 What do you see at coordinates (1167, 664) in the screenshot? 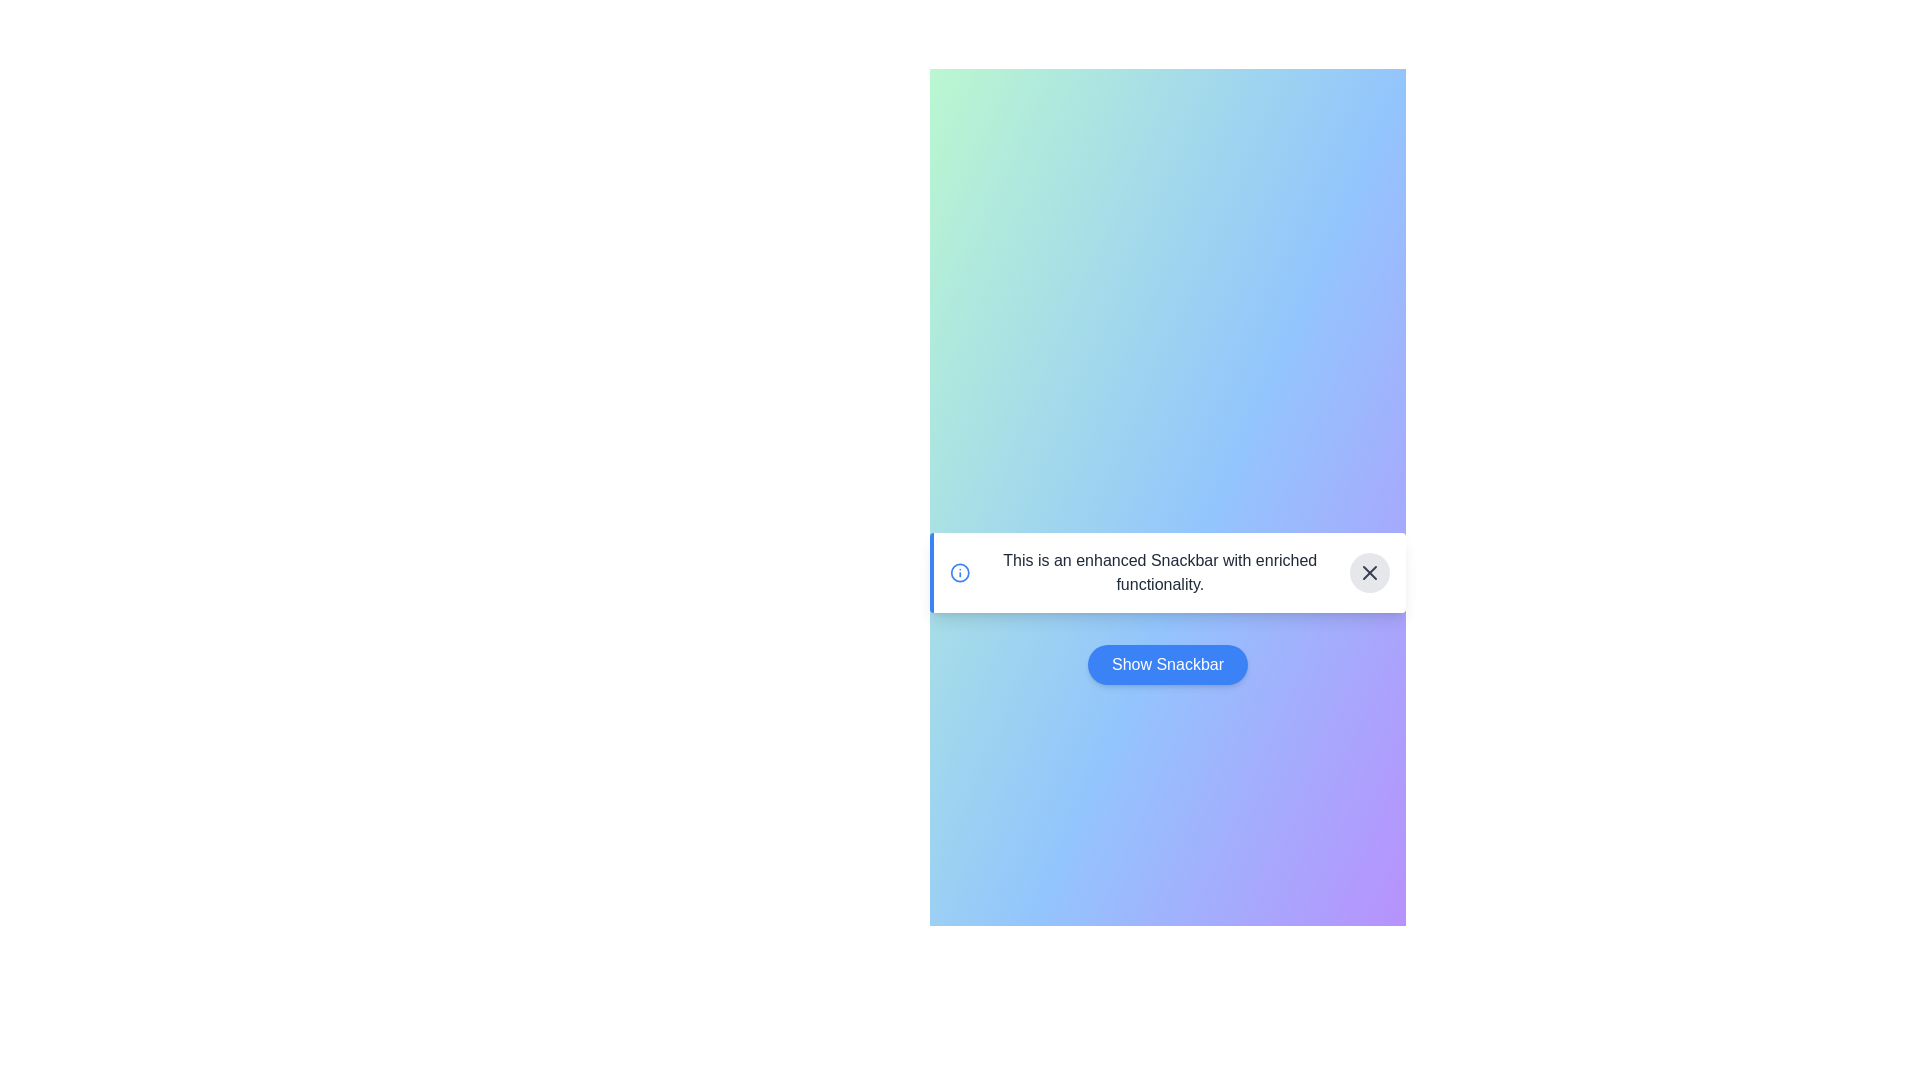
I see `the blue button labeled 'Show Snackbar' which has rounded corners and white text for visual feedback` at bounding box center [1167, 664].